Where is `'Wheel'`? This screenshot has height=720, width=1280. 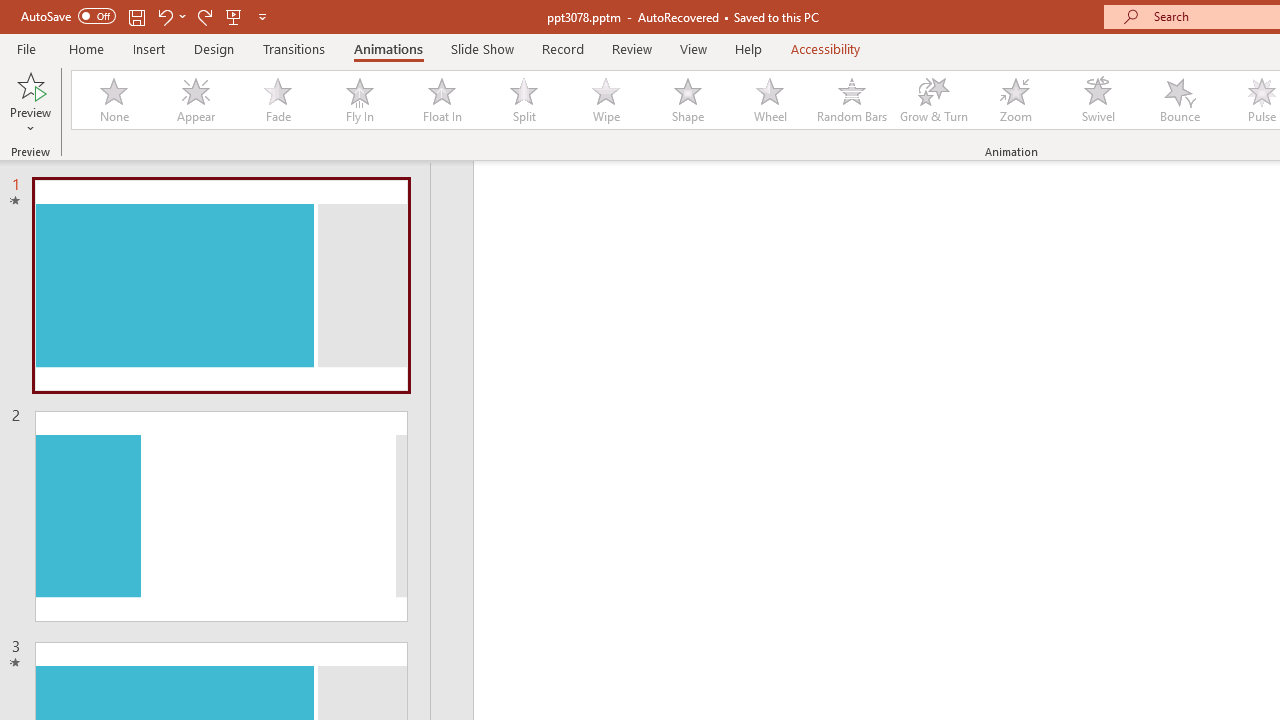
'Wheel' is located at coordinates (769, 100).